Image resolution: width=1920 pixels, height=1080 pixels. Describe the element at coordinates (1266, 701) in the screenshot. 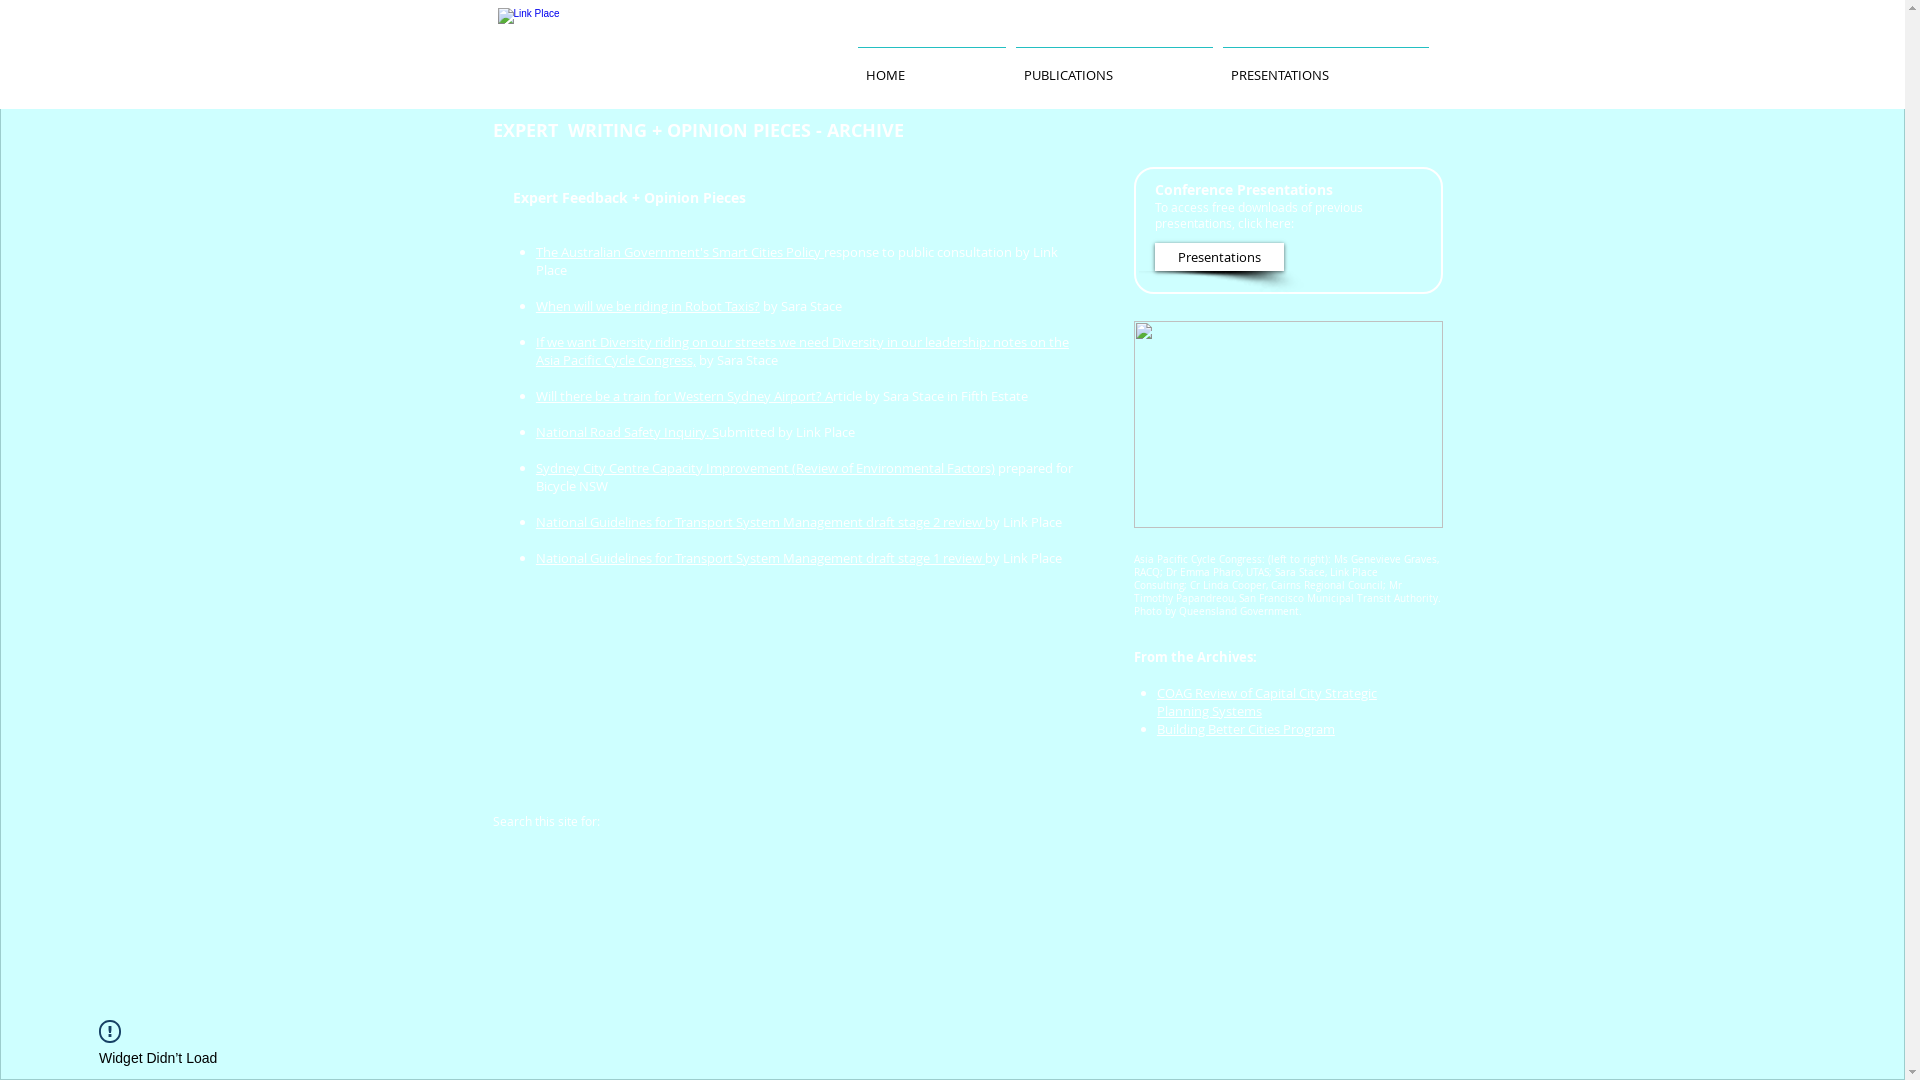

I see `'COAG Review of Capital City Strategic Planning Systems'` at that location.